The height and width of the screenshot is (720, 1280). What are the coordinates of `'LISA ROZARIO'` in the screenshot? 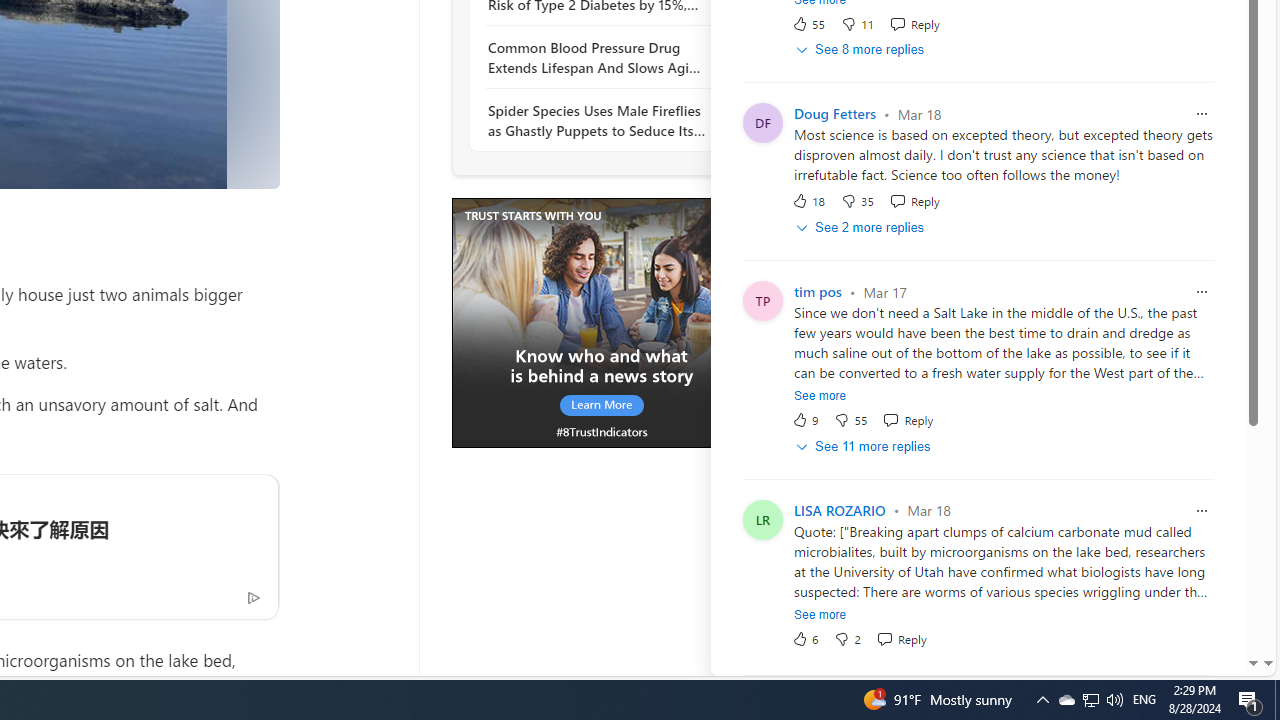 It's located at (839, 509).